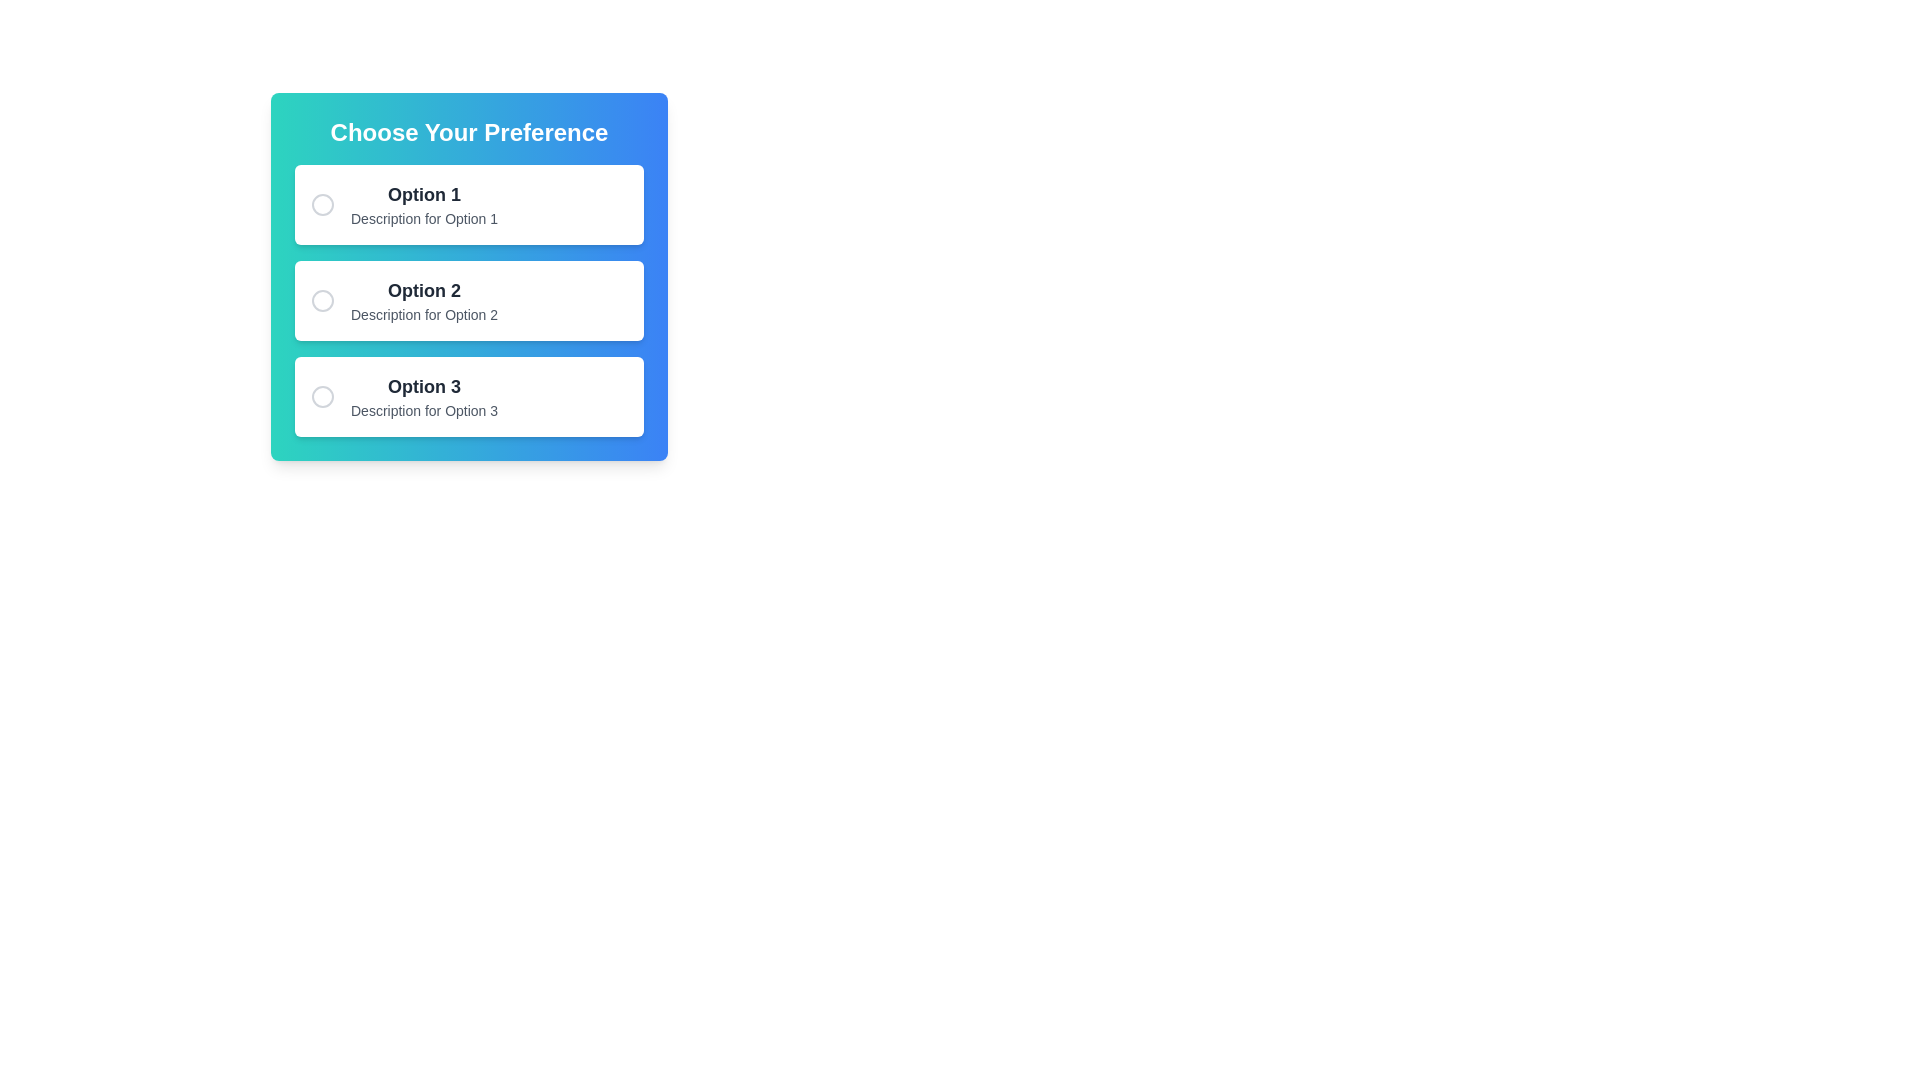 This screenshot has height=1080, width=1920. What do you see at coordinates (423, 410) in the screenshot?
I see `the text label that displays 'Description for Option 3', which is styled in a smaller gray font and located below the bold heading 'Option 3' within the third option's card segment` at bounding box center [423, 410].